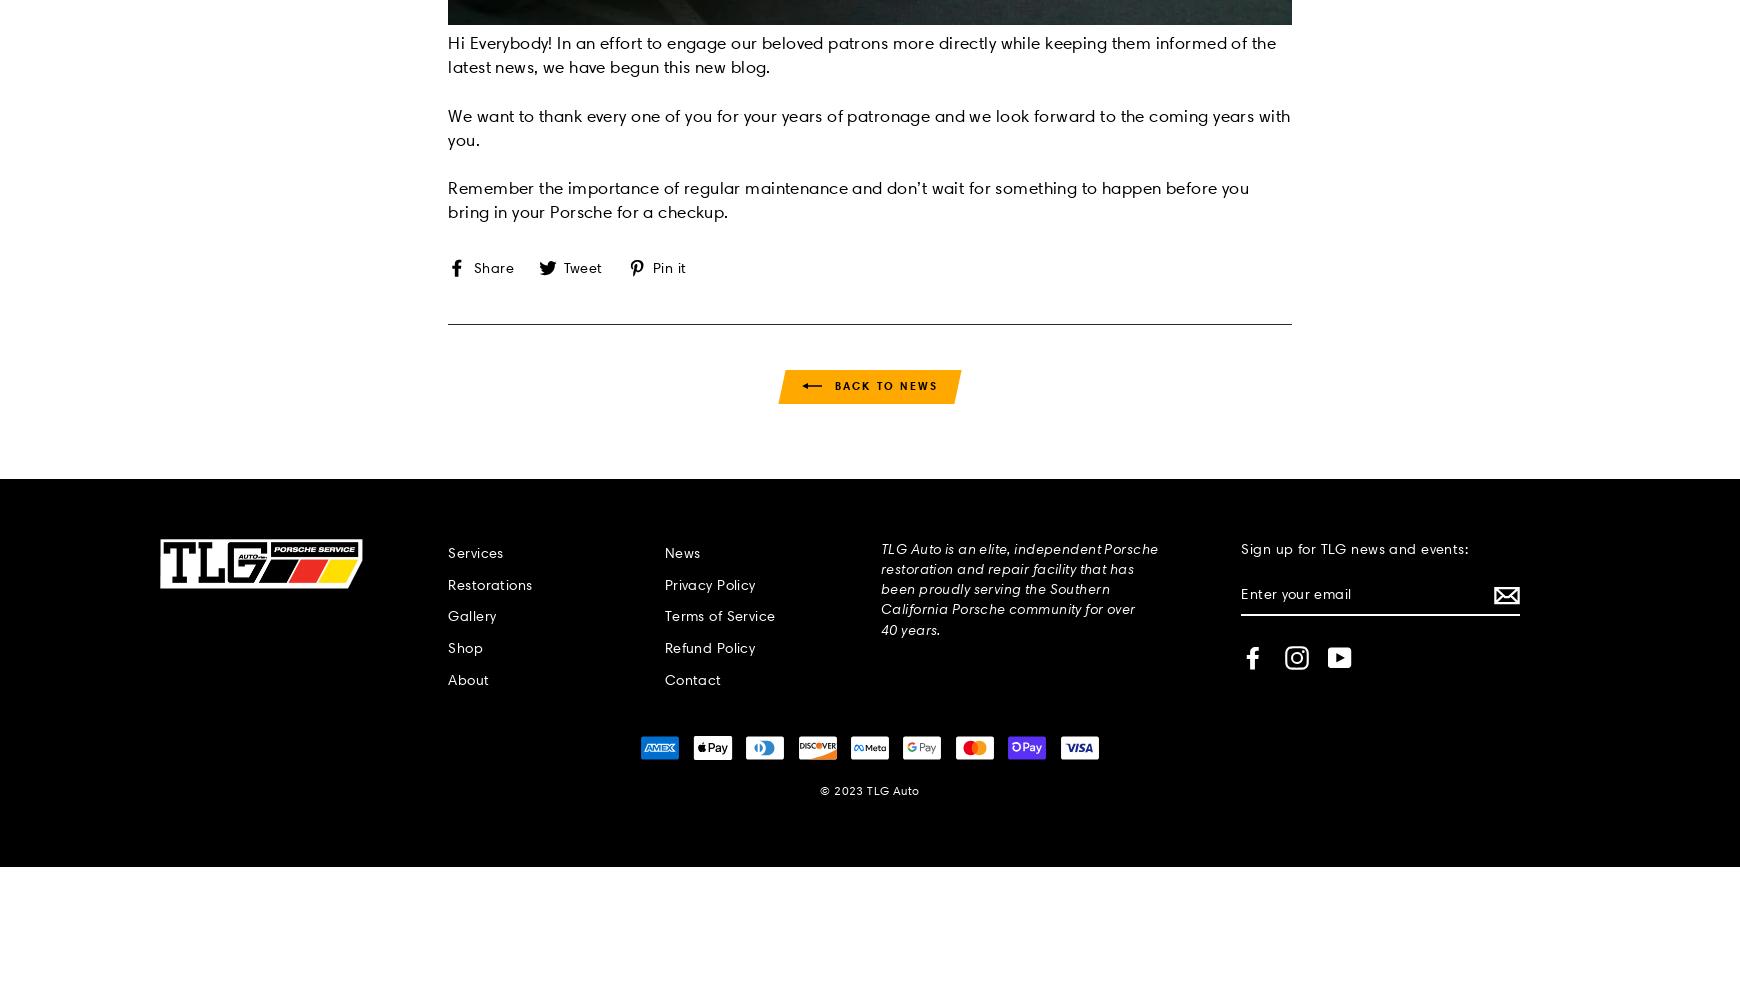  Describe the element at coordinates (447, 583) in the screenshot. I see `'Restorations'` at that location.